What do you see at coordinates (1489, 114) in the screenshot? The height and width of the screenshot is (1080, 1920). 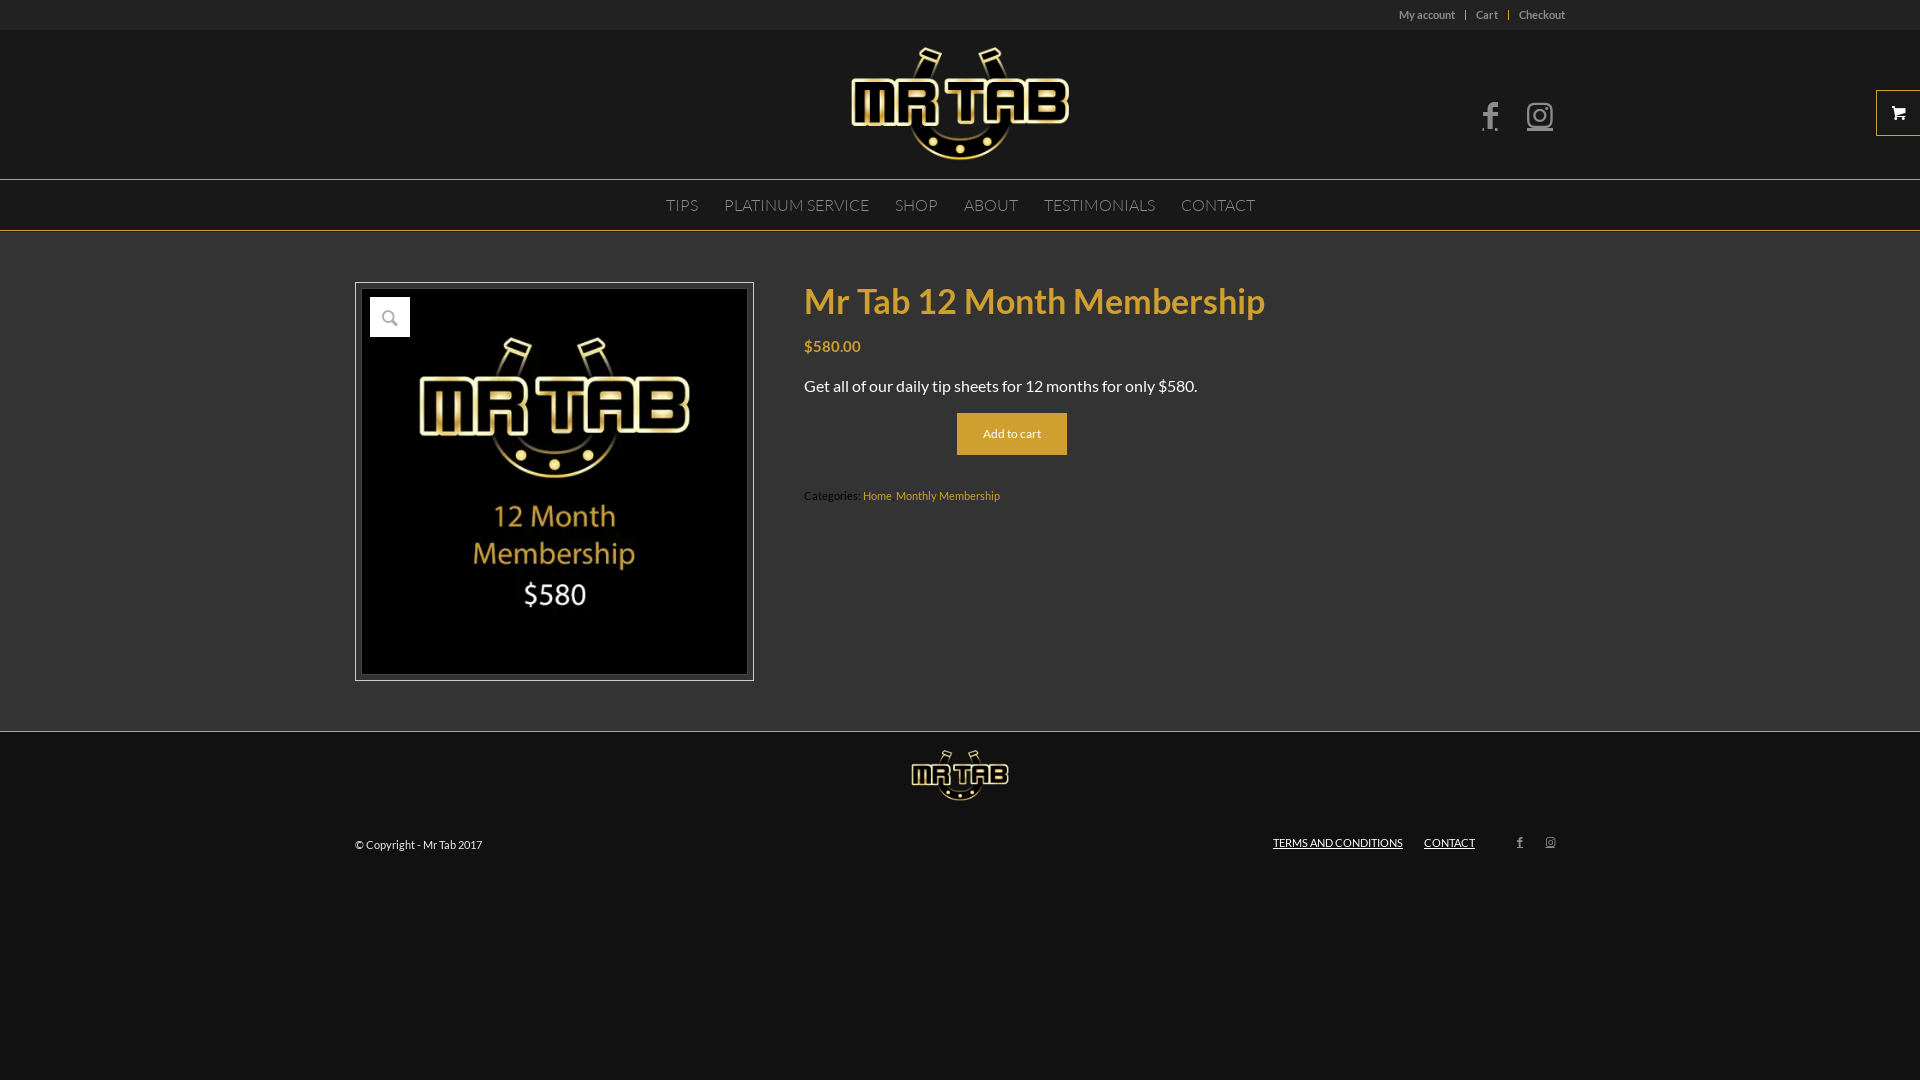 I see `'Facebook'` at bounding box center [1489, 114].